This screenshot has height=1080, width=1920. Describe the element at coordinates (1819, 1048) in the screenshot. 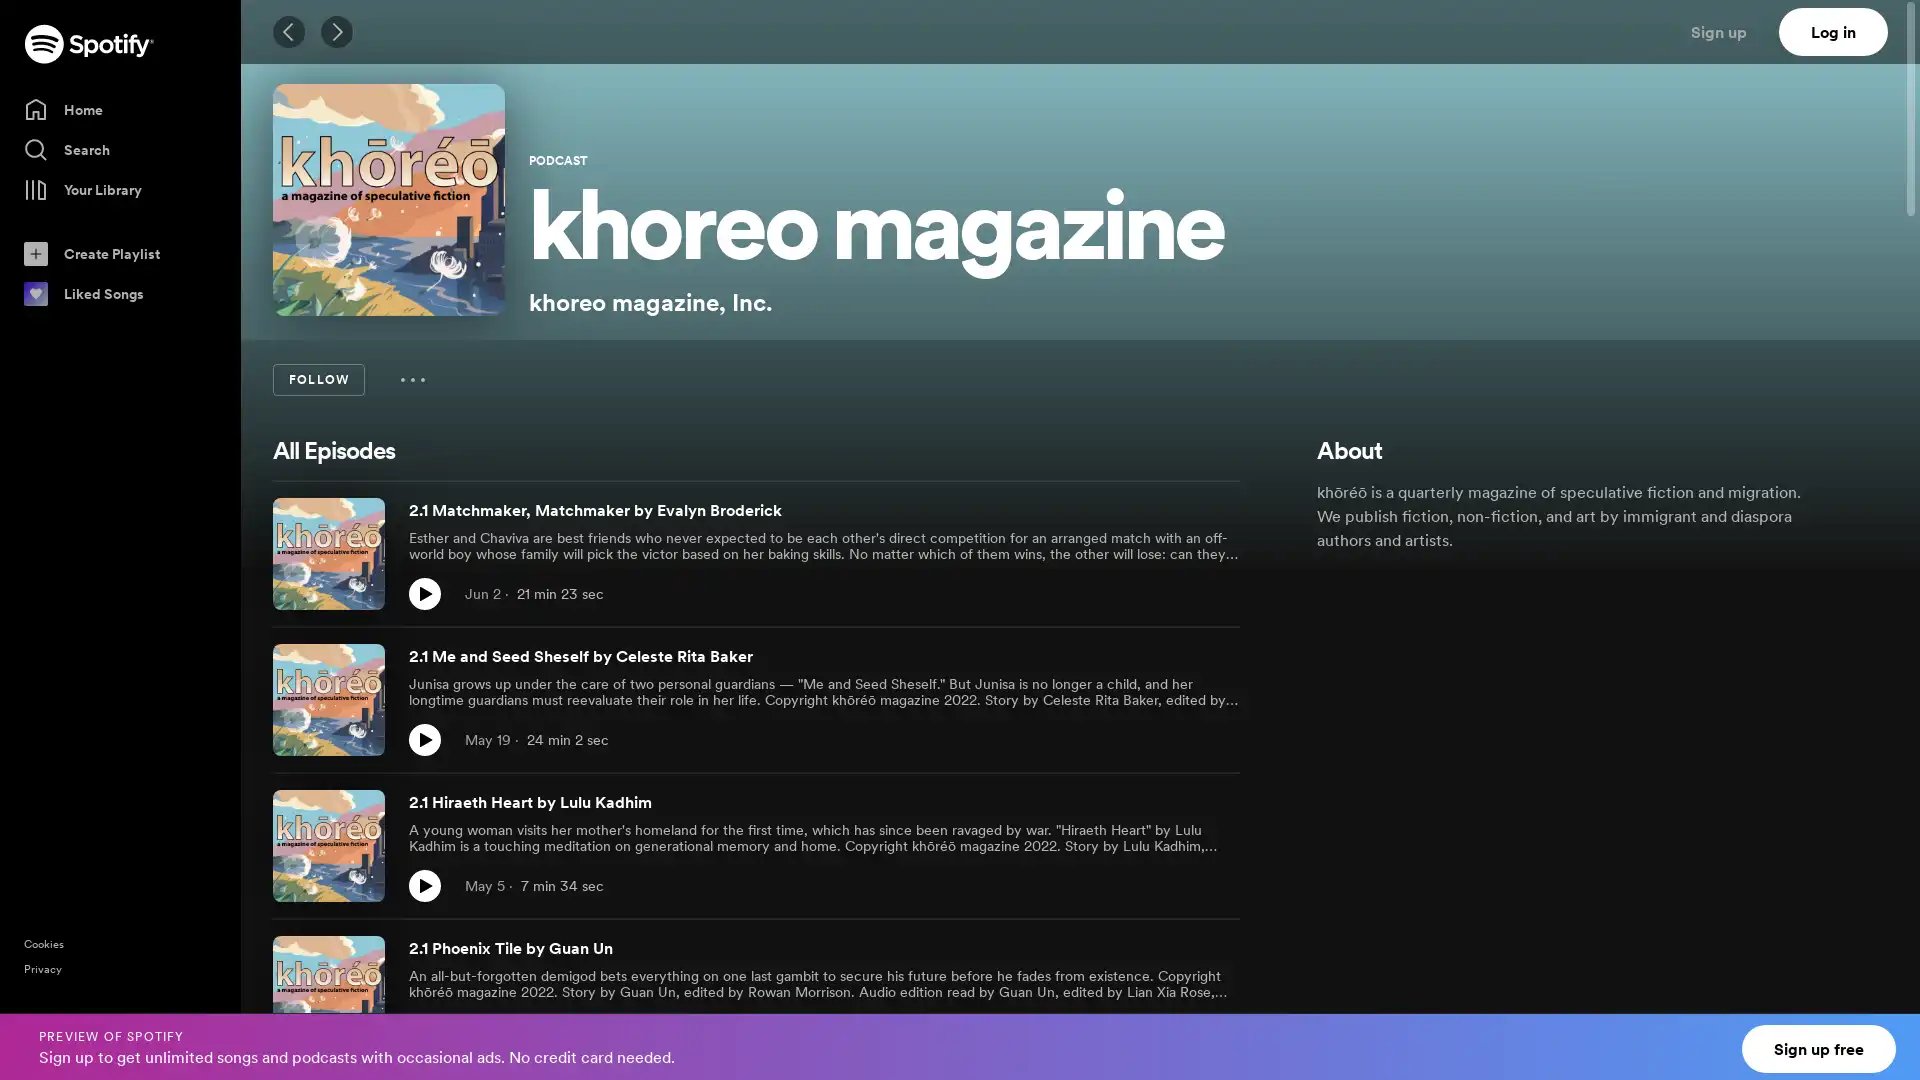

I see `Sign up free` at that location.